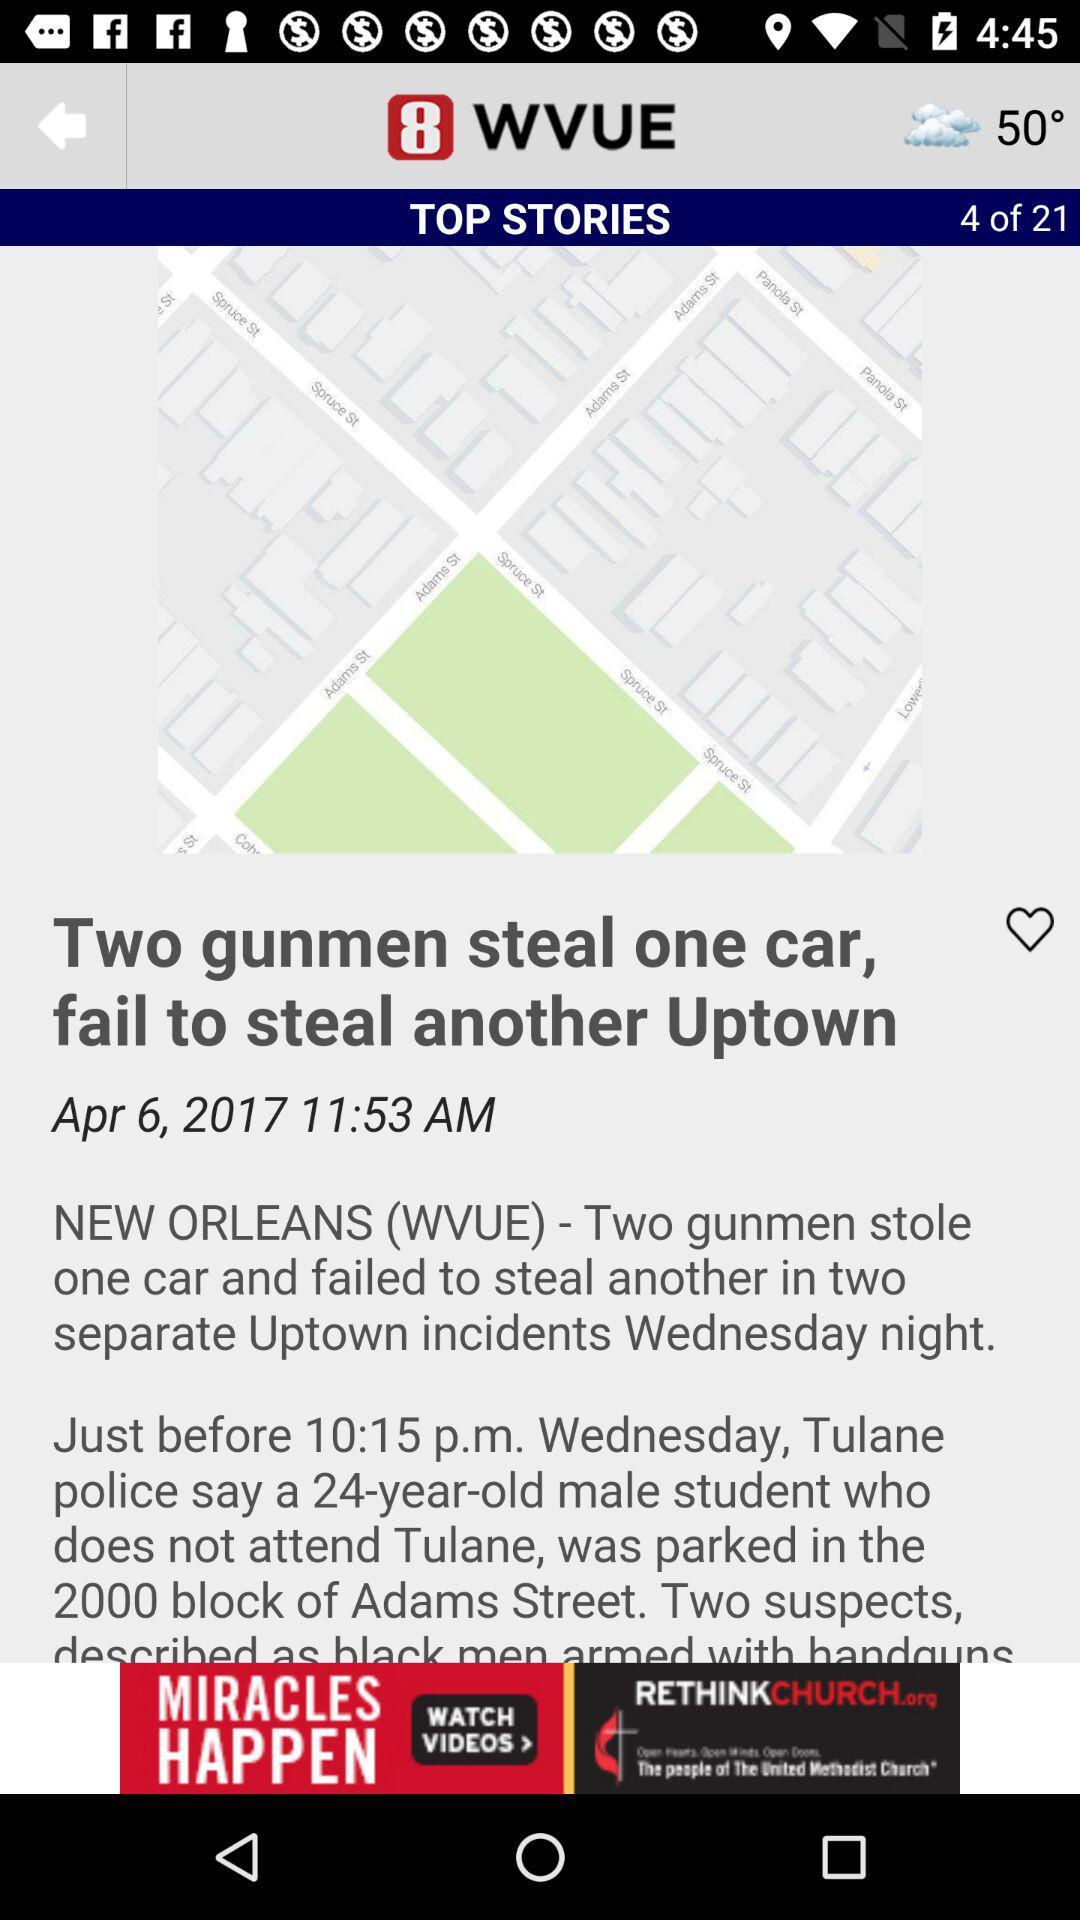 The height and width of the screenshot is (1920, 1080). What do you see at coordinates (61, 124) in the screenshot?
I see `pack page` at bounding box center [61, 124].